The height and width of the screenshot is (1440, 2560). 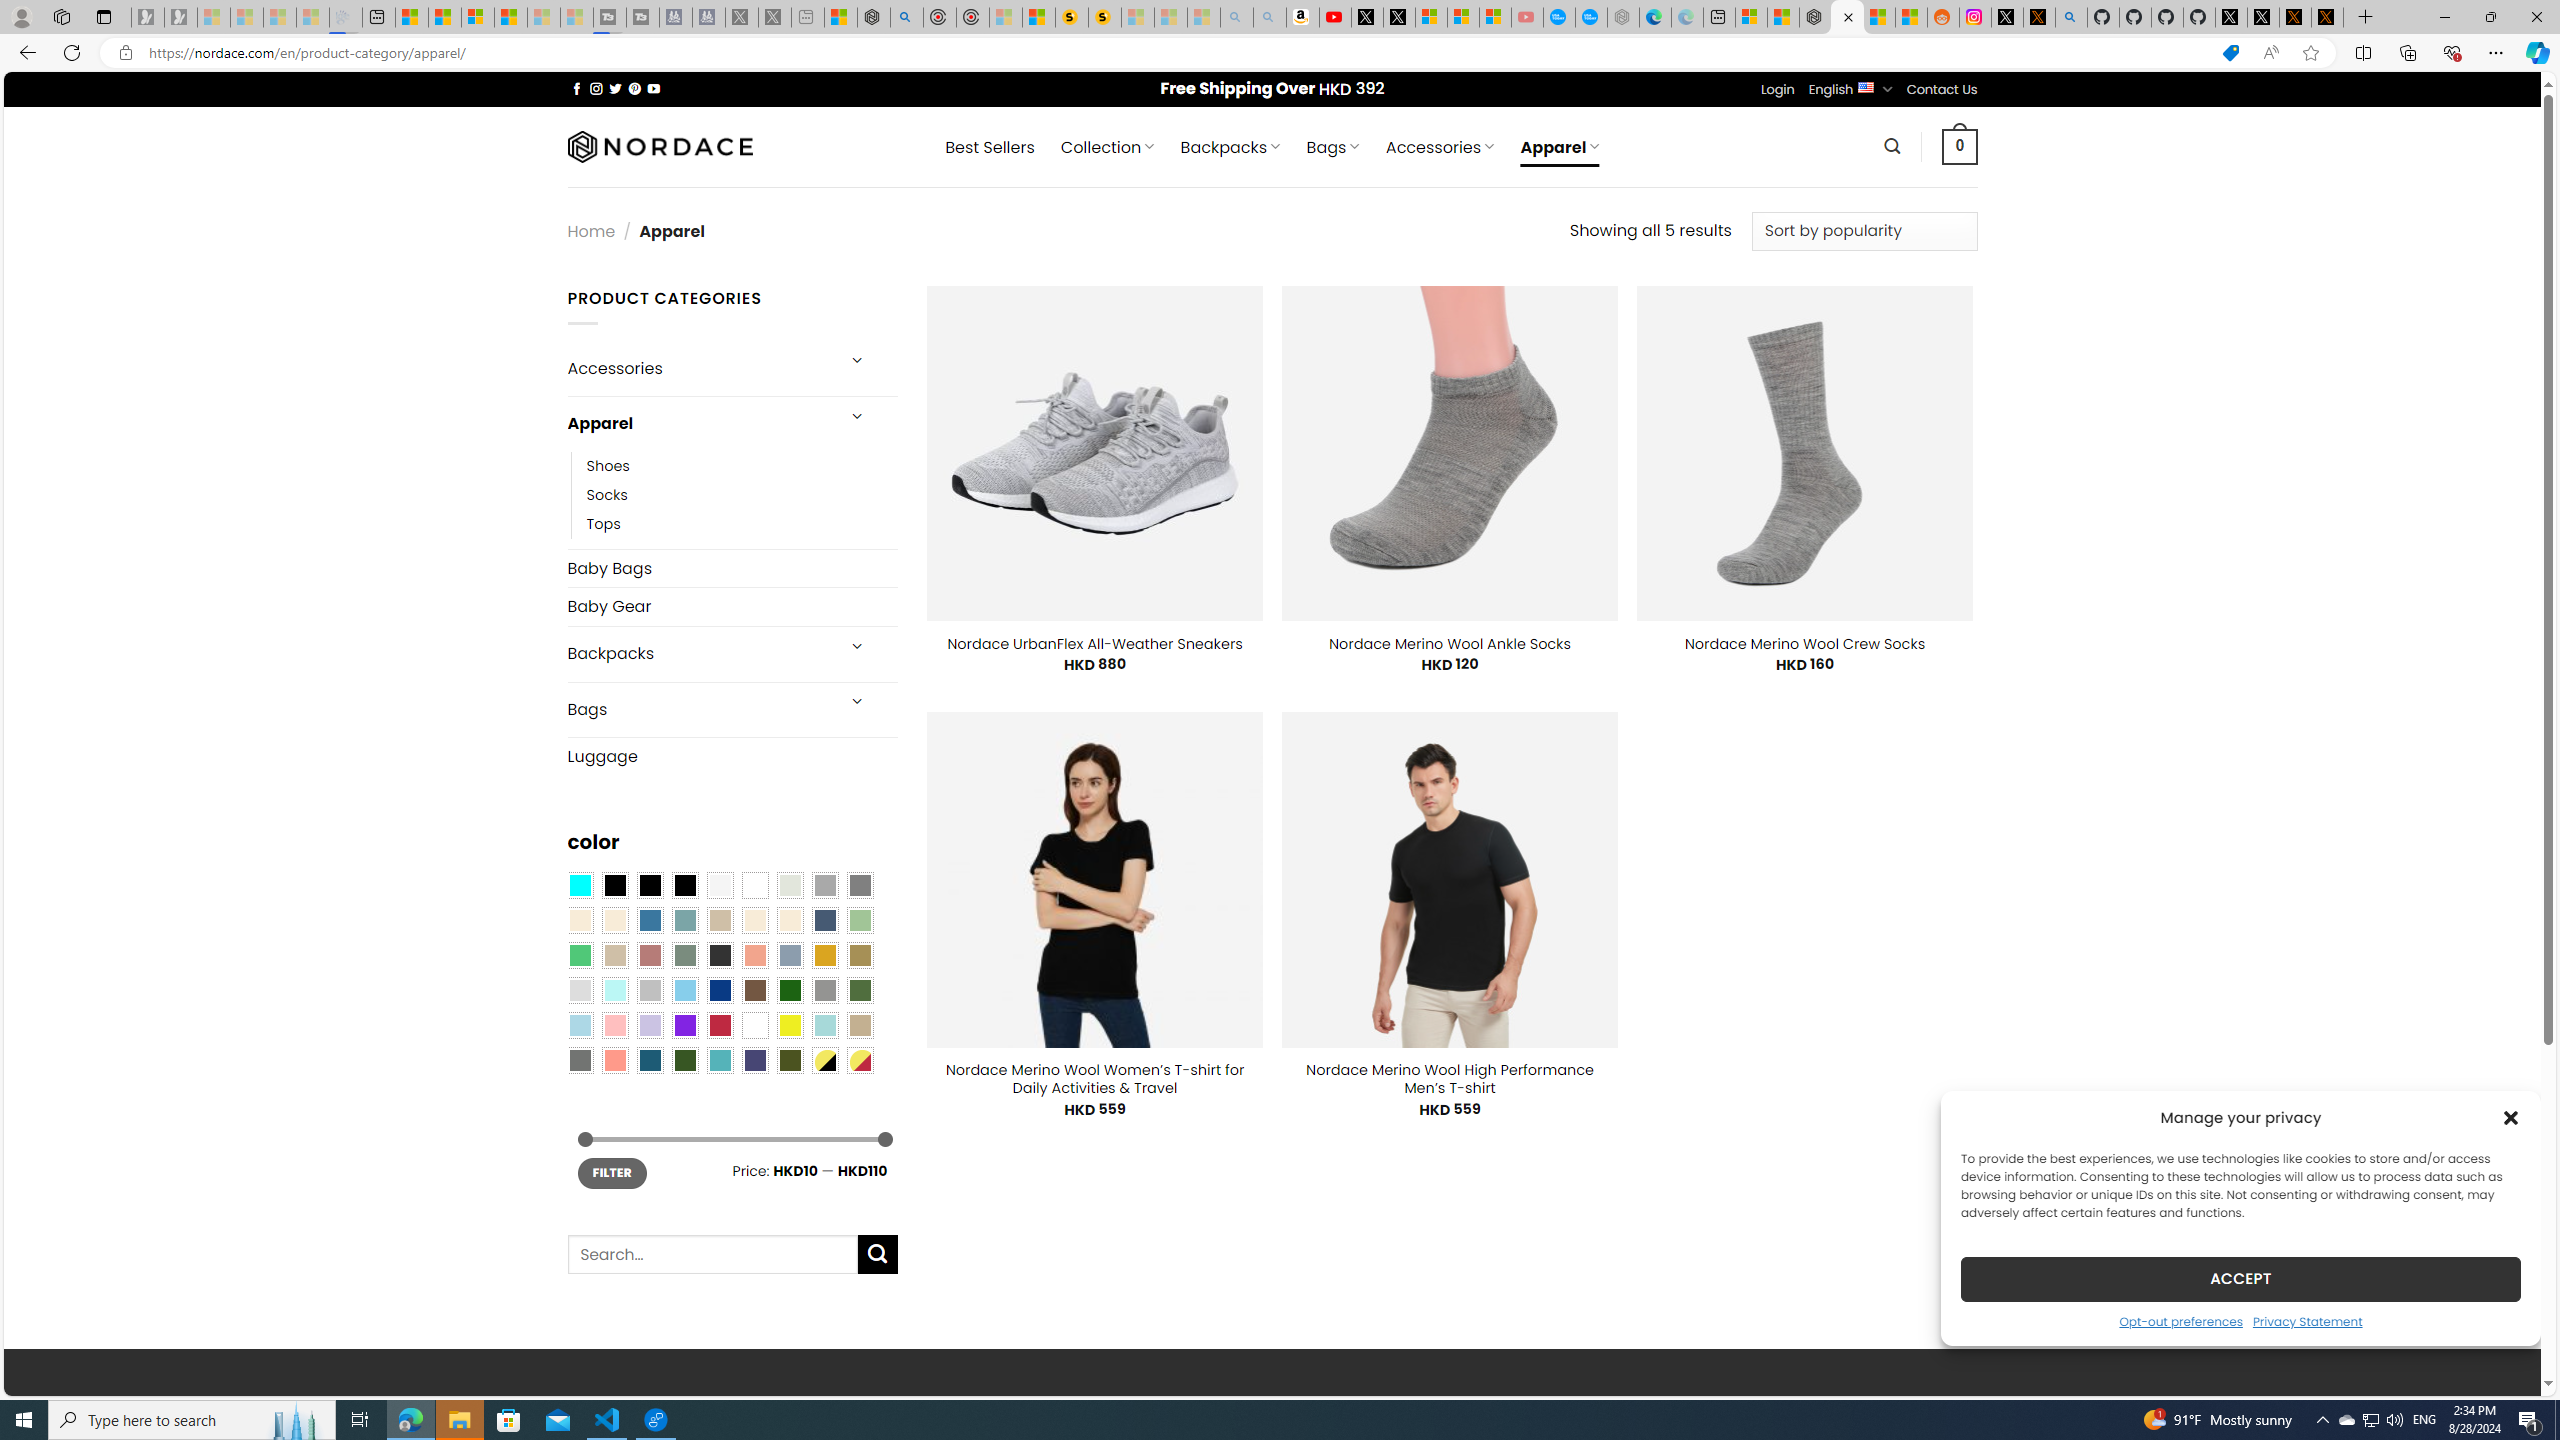 What do you see at coordinates (697, 424) in the screenshot?
I see `'Apparel'` at bounding box center [697, 424].